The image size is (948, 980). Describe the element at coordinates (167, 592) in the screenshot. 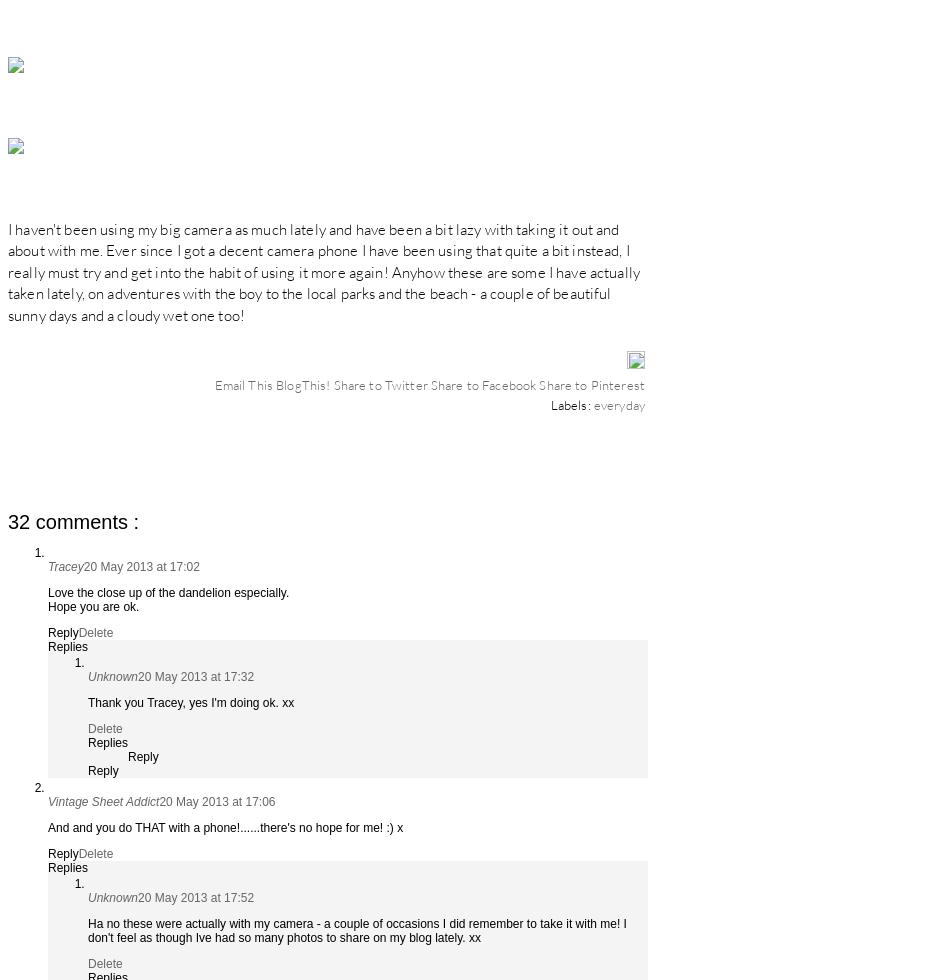

I see `'Love the close up of the dandelion especially.'` at that location.